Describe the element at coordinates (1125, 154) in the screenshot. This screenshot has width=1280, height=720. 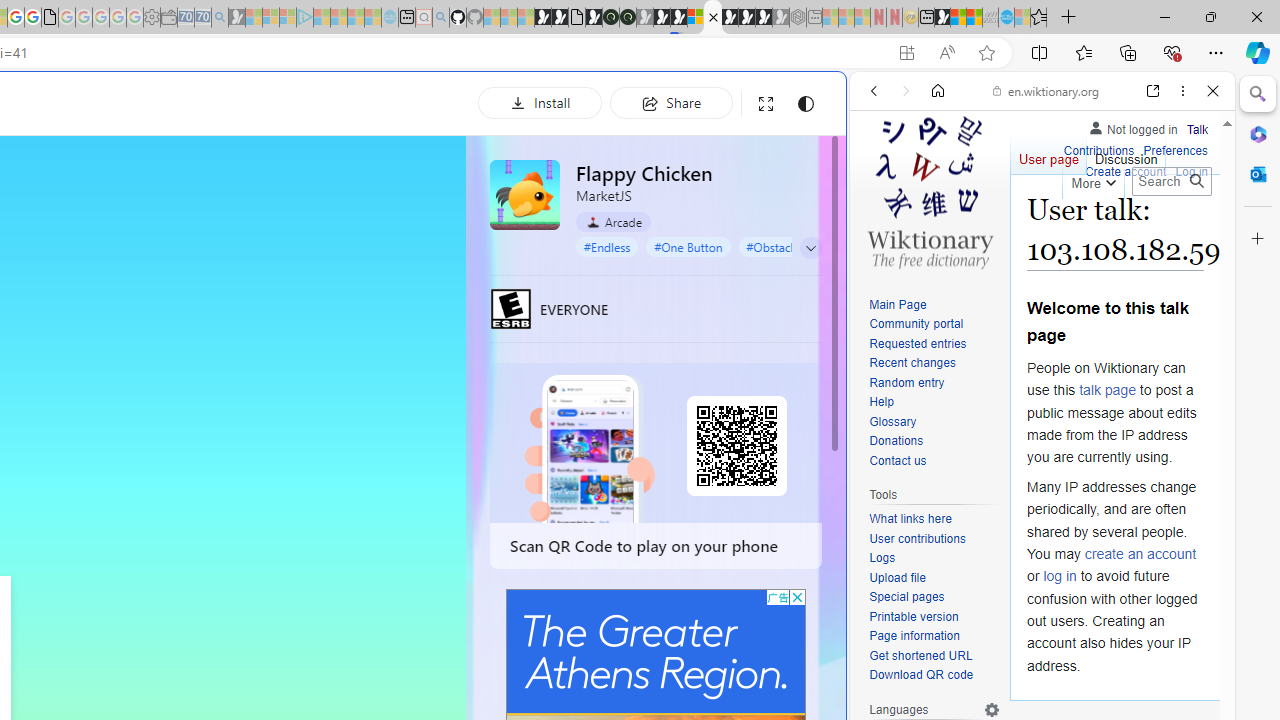
I see `'Discussion'` at that location.